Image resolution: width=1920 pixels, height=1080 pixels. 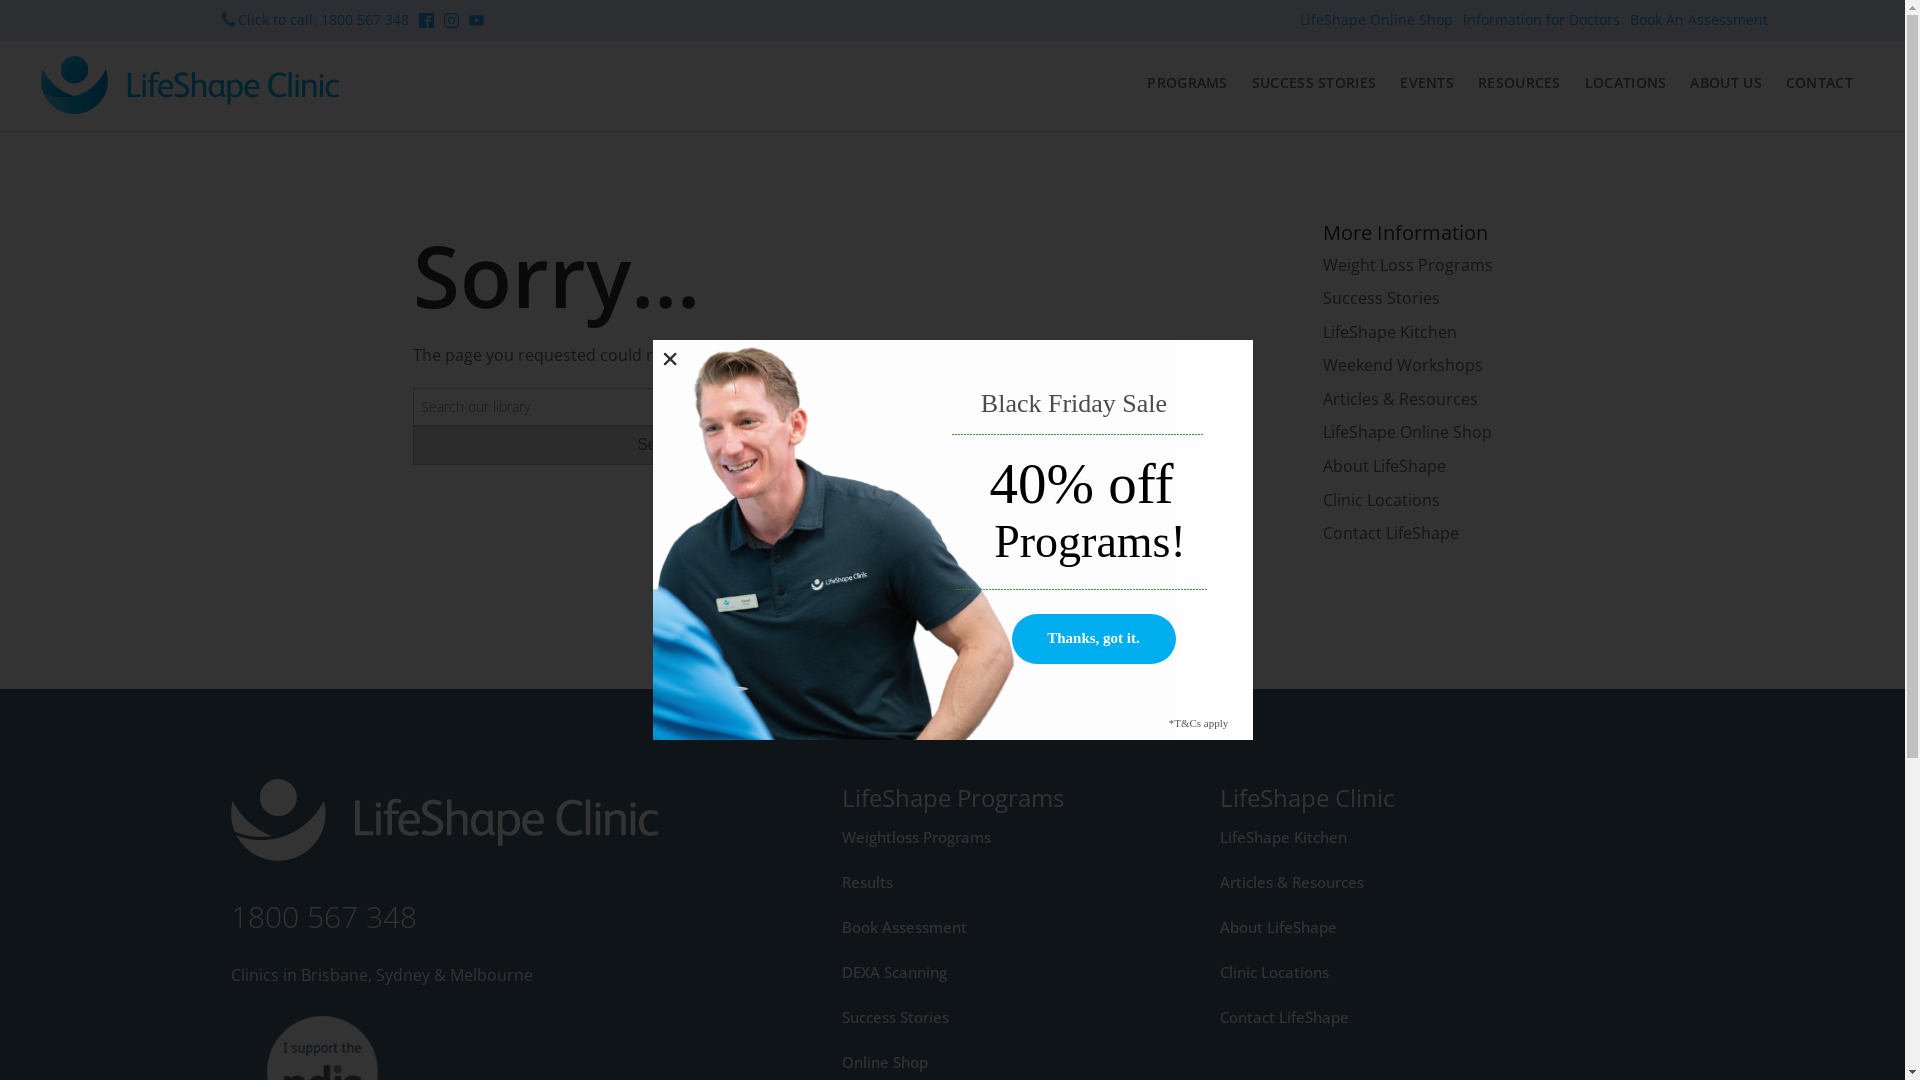 I want to click on 'Click to call: 1800 567 348', so click(x=318, y=19).